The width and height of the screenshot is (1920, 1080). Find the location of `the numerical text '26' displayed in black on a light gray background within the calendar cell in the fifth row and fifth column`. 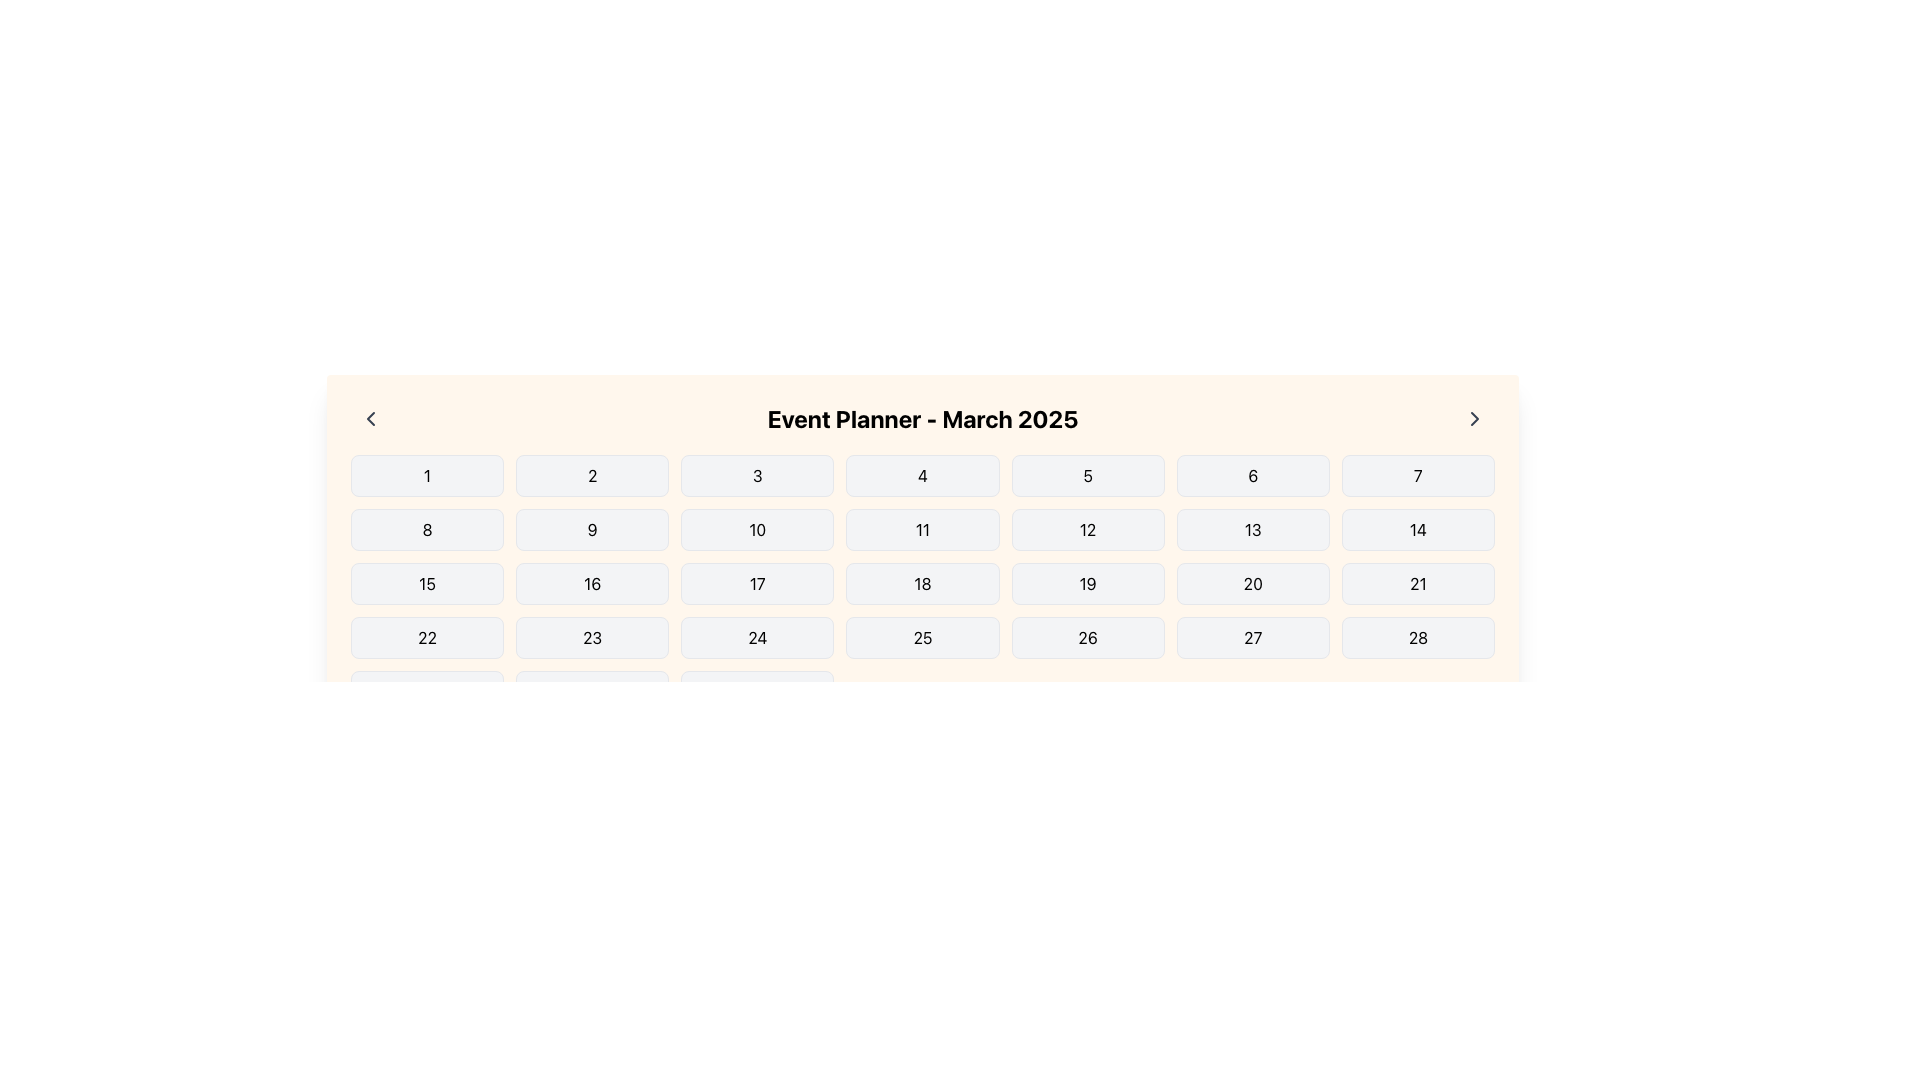

the numerical text '26' displayed in black on a light gray background within the calendar cell in the fifth row and fifth column is located at coordinates (1087, 637).